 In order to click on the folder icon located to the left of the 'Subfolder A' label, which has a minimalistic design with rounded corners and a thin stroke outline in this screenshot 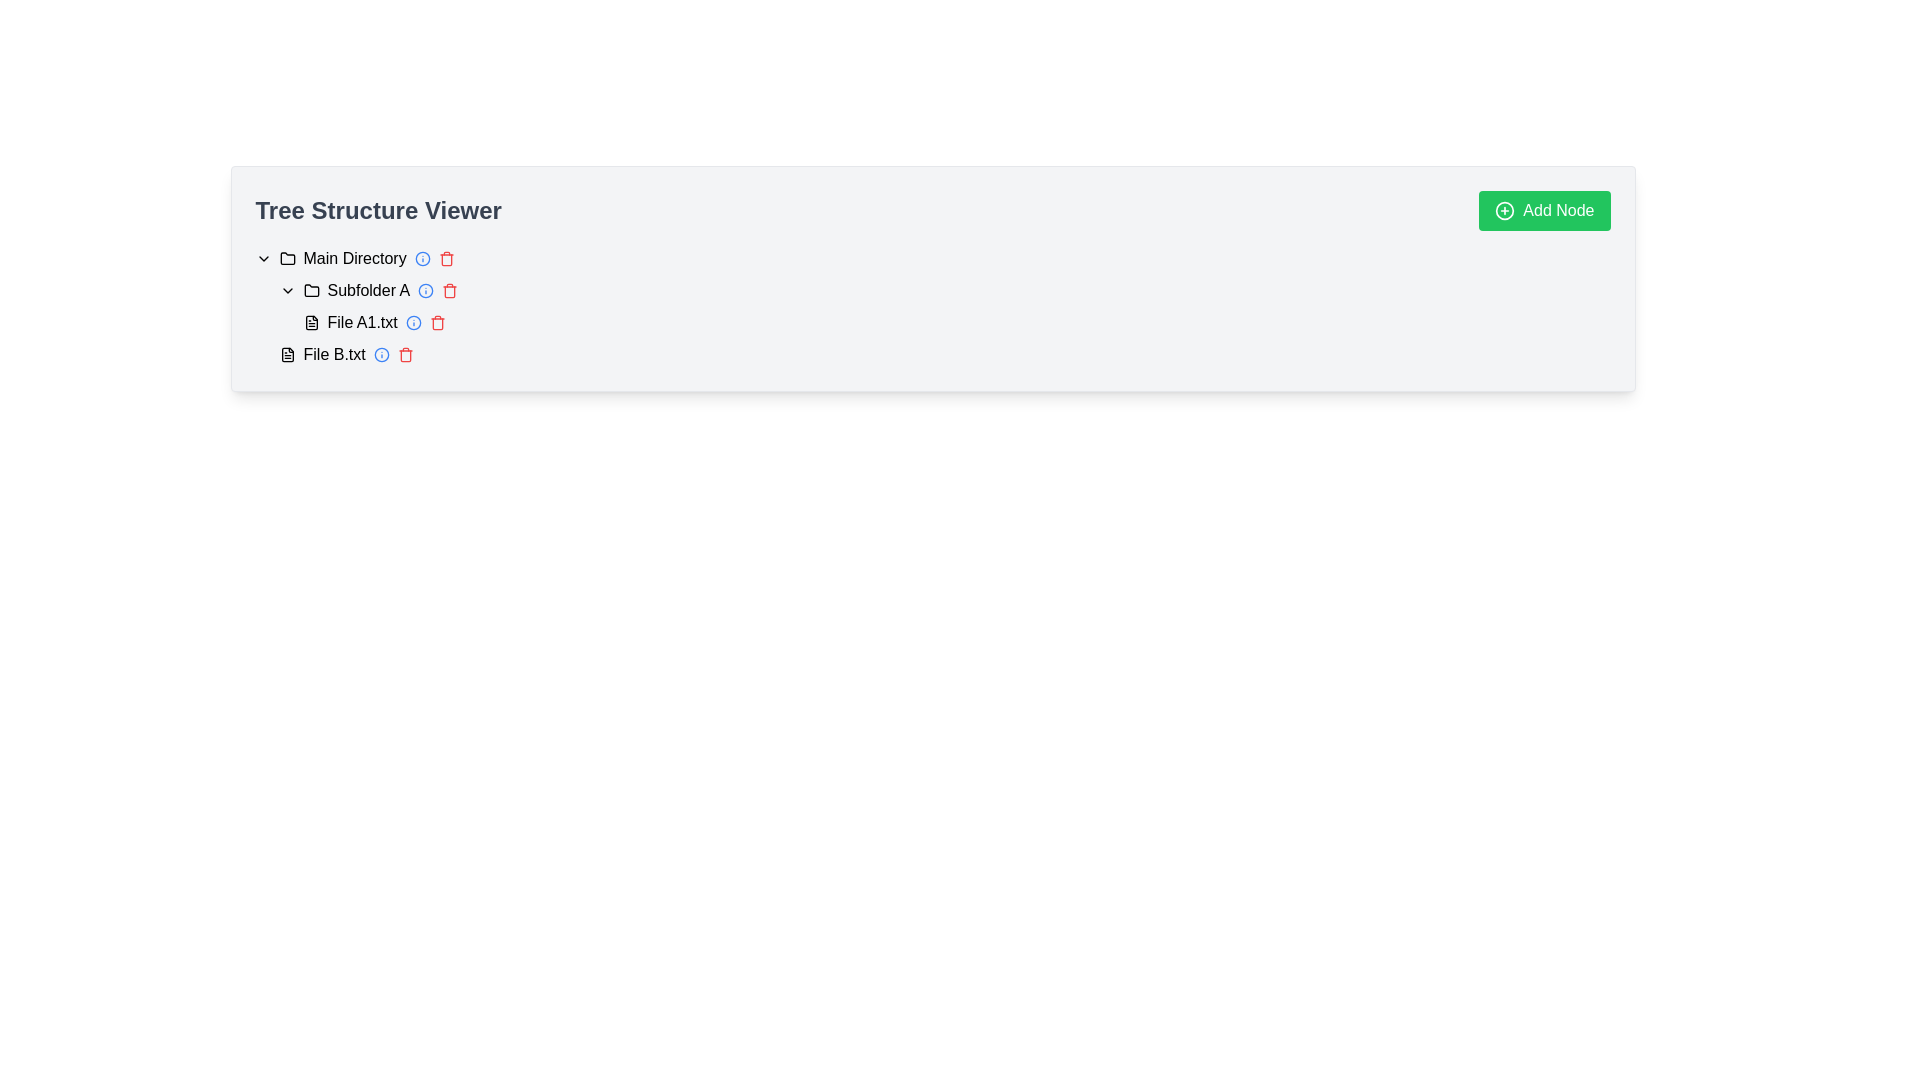, I will do `click(310, 290)`.